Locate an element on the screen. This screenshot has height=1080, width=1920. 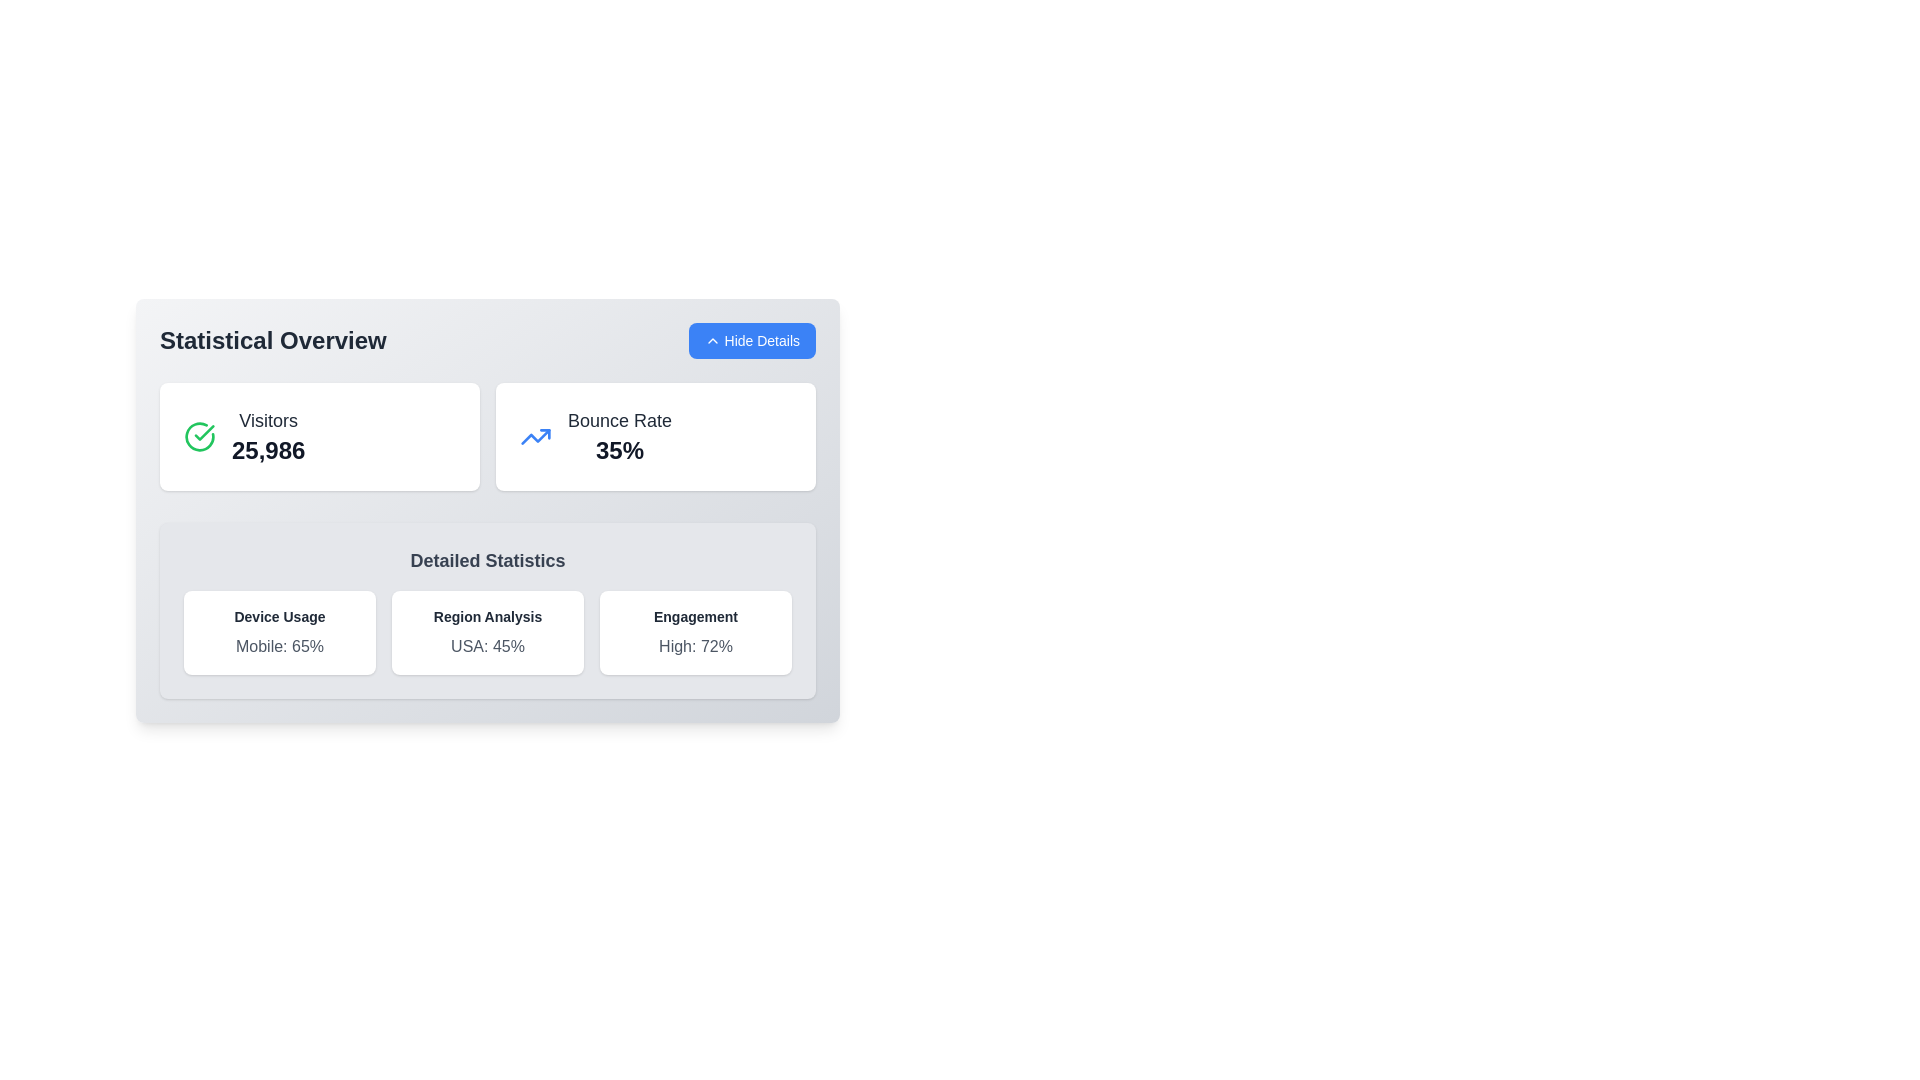
the 'Device Usage' text label which is styled with bold, smaller font, and dark gray color, positioned at the top of the 'Detailed Statistics' card is located at coordinates (278, 616).